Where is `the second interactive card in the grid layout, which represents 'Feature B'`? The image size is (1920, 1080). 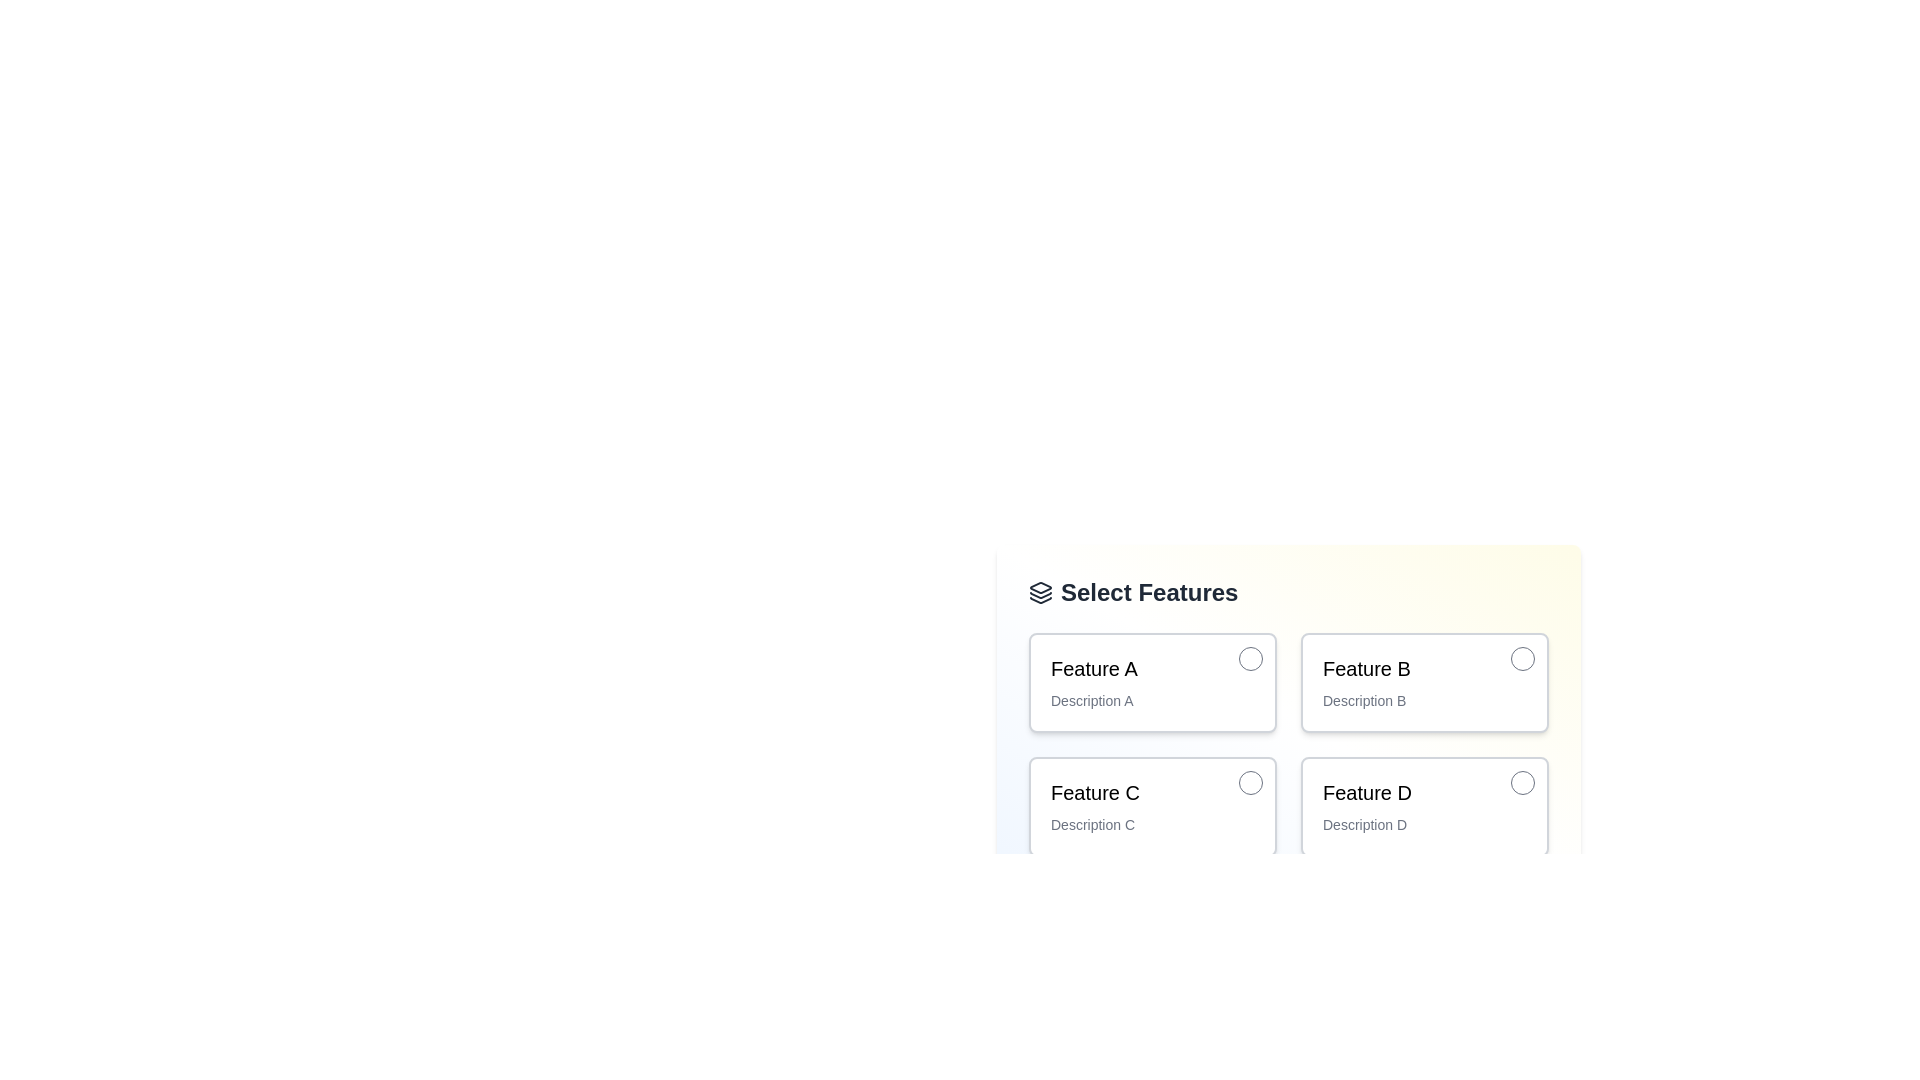
the second interactive card in the grid layout, which represents 'Feature B' is located at coordinates (1289, 686).